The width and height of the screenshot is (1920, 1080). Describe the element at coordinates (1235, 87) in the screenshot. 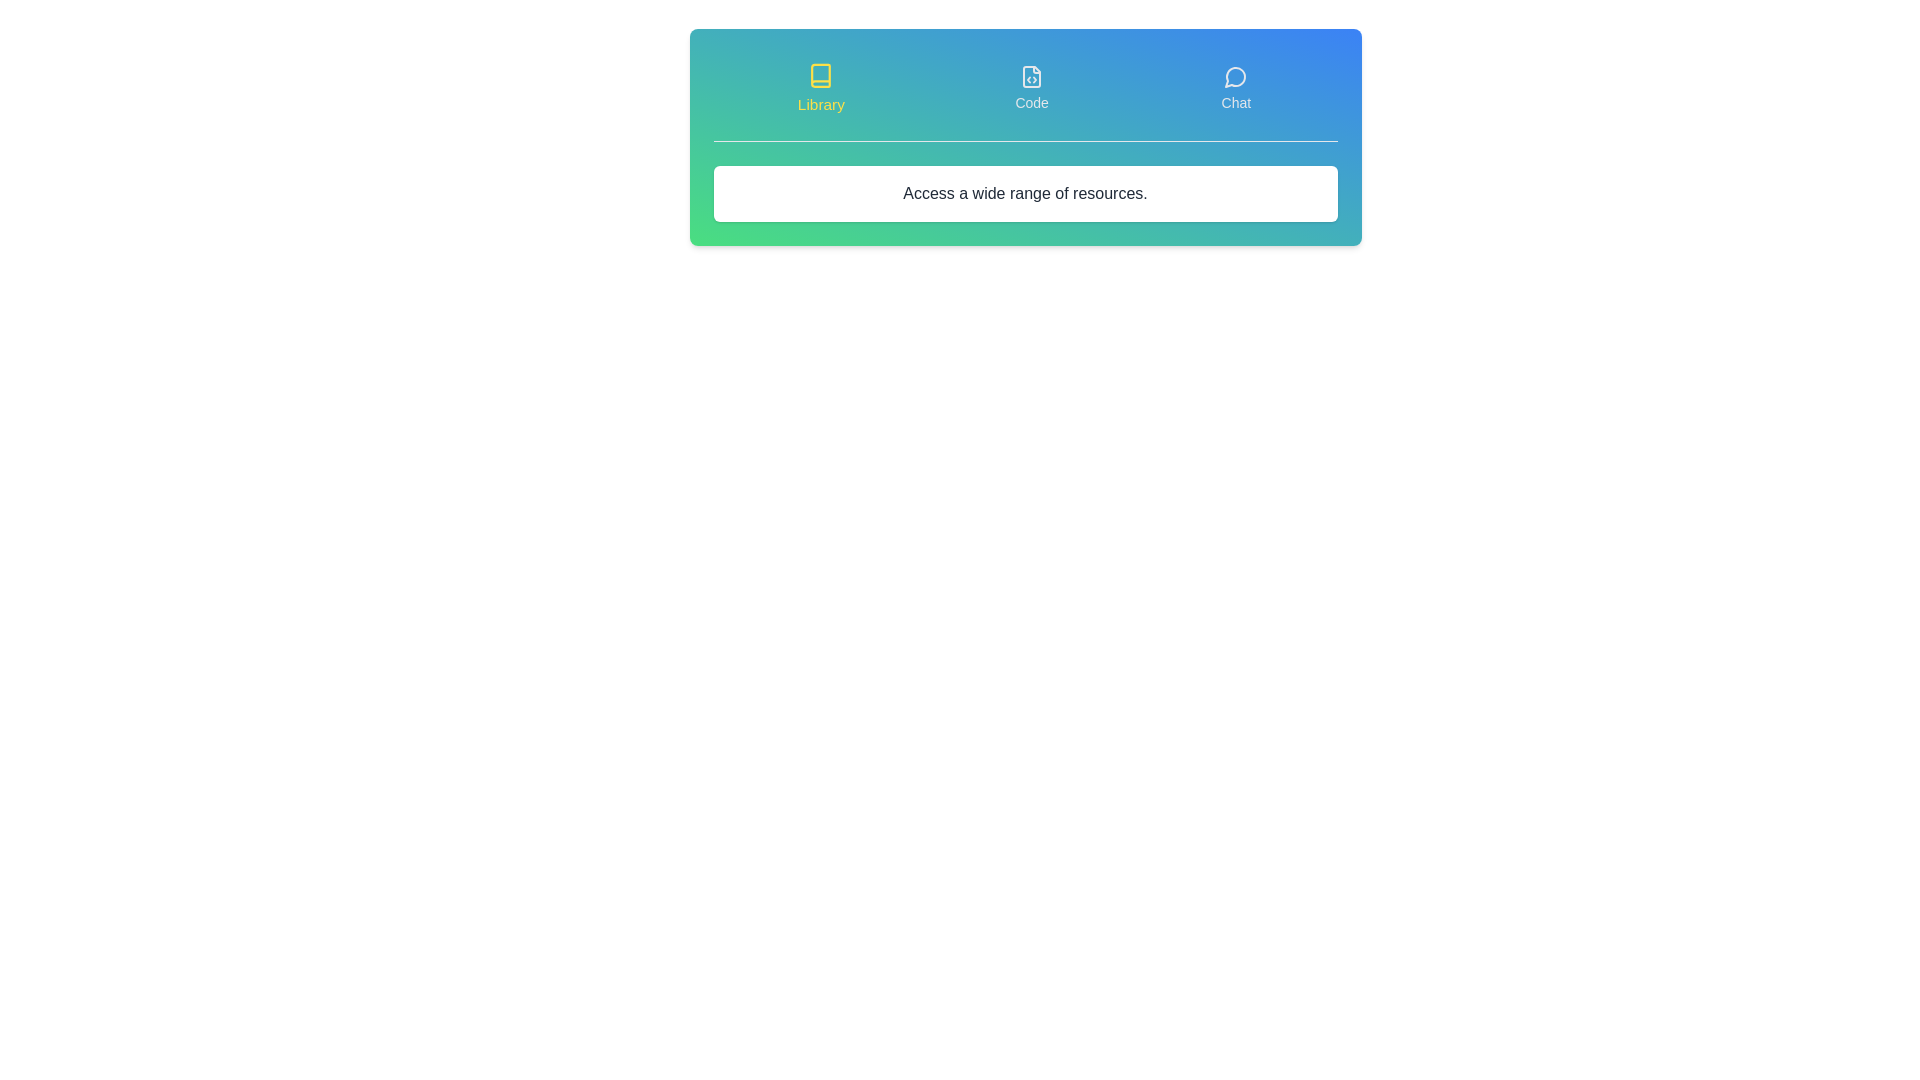

I see `the tab labeled Chat to select it` at that location.